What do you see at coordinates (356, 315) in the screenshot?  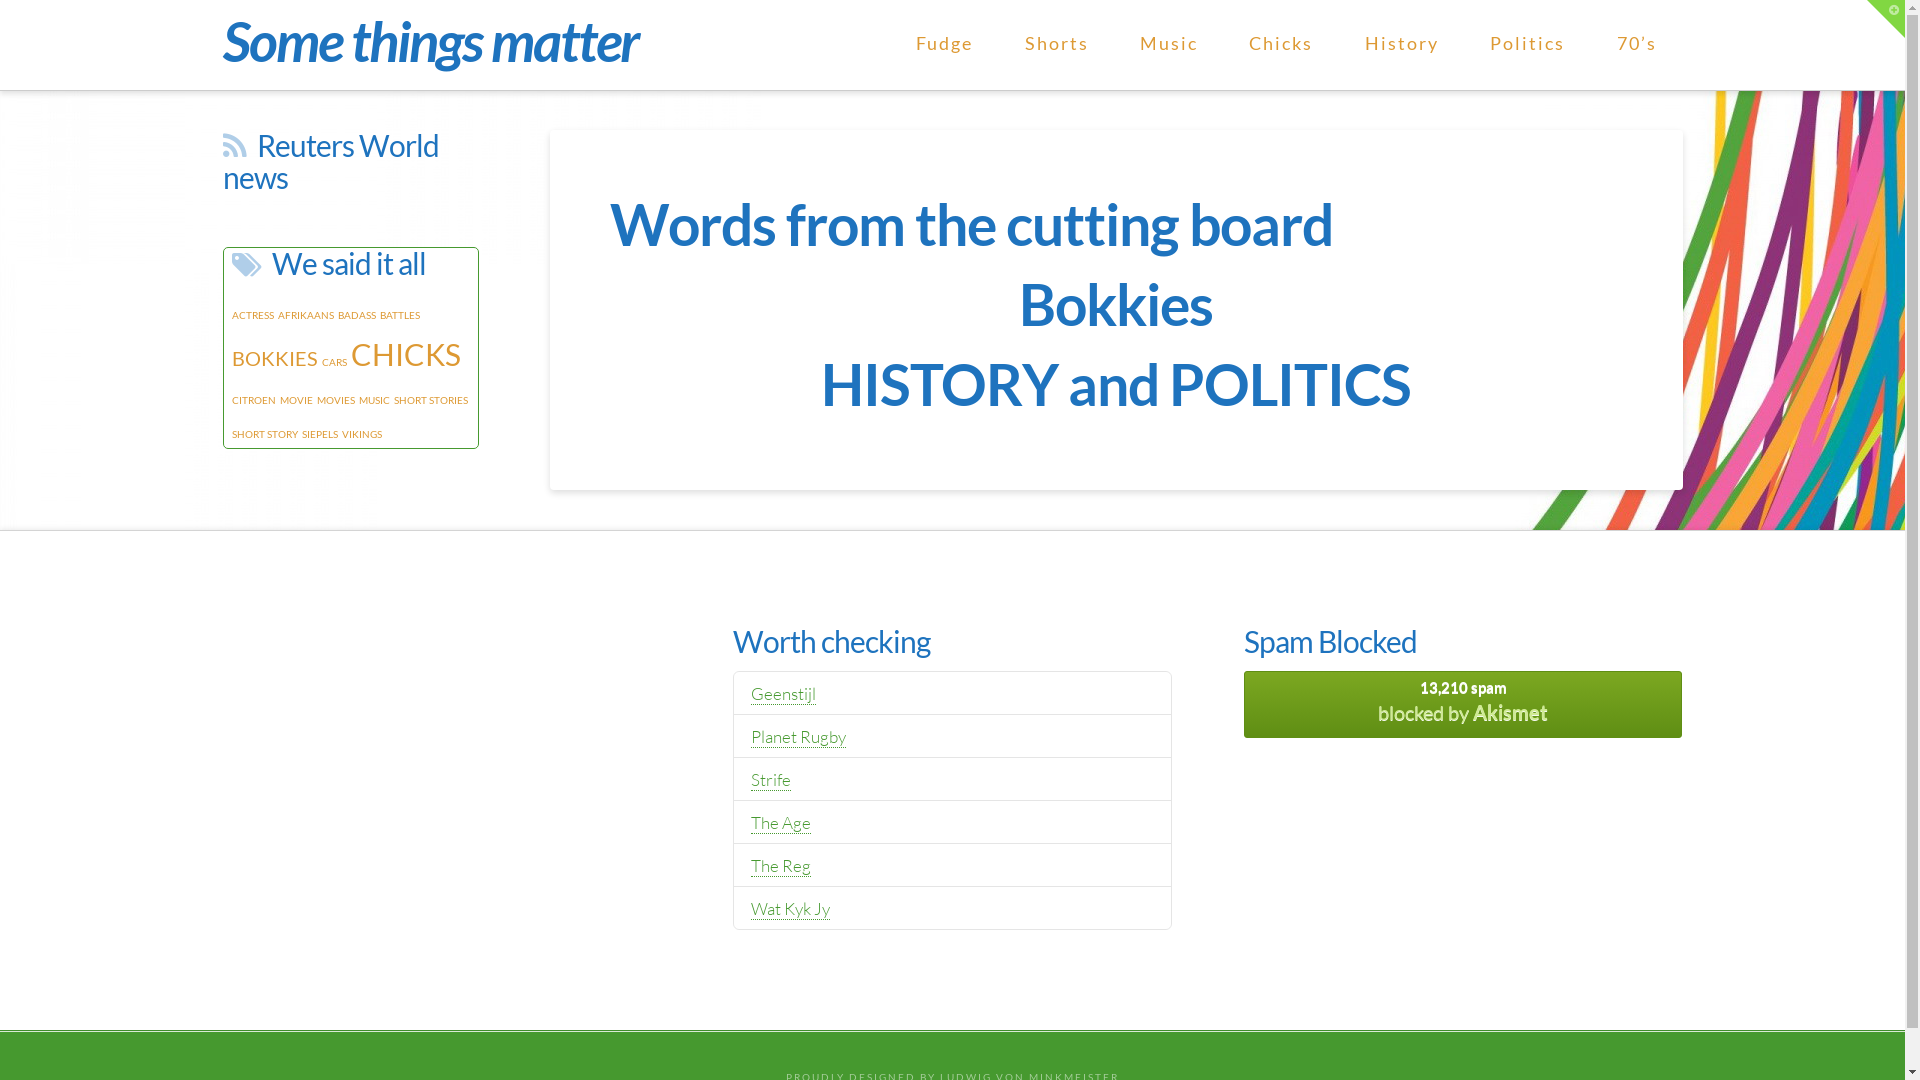 I see `'BADASS'` at bounding box center [356, 315].